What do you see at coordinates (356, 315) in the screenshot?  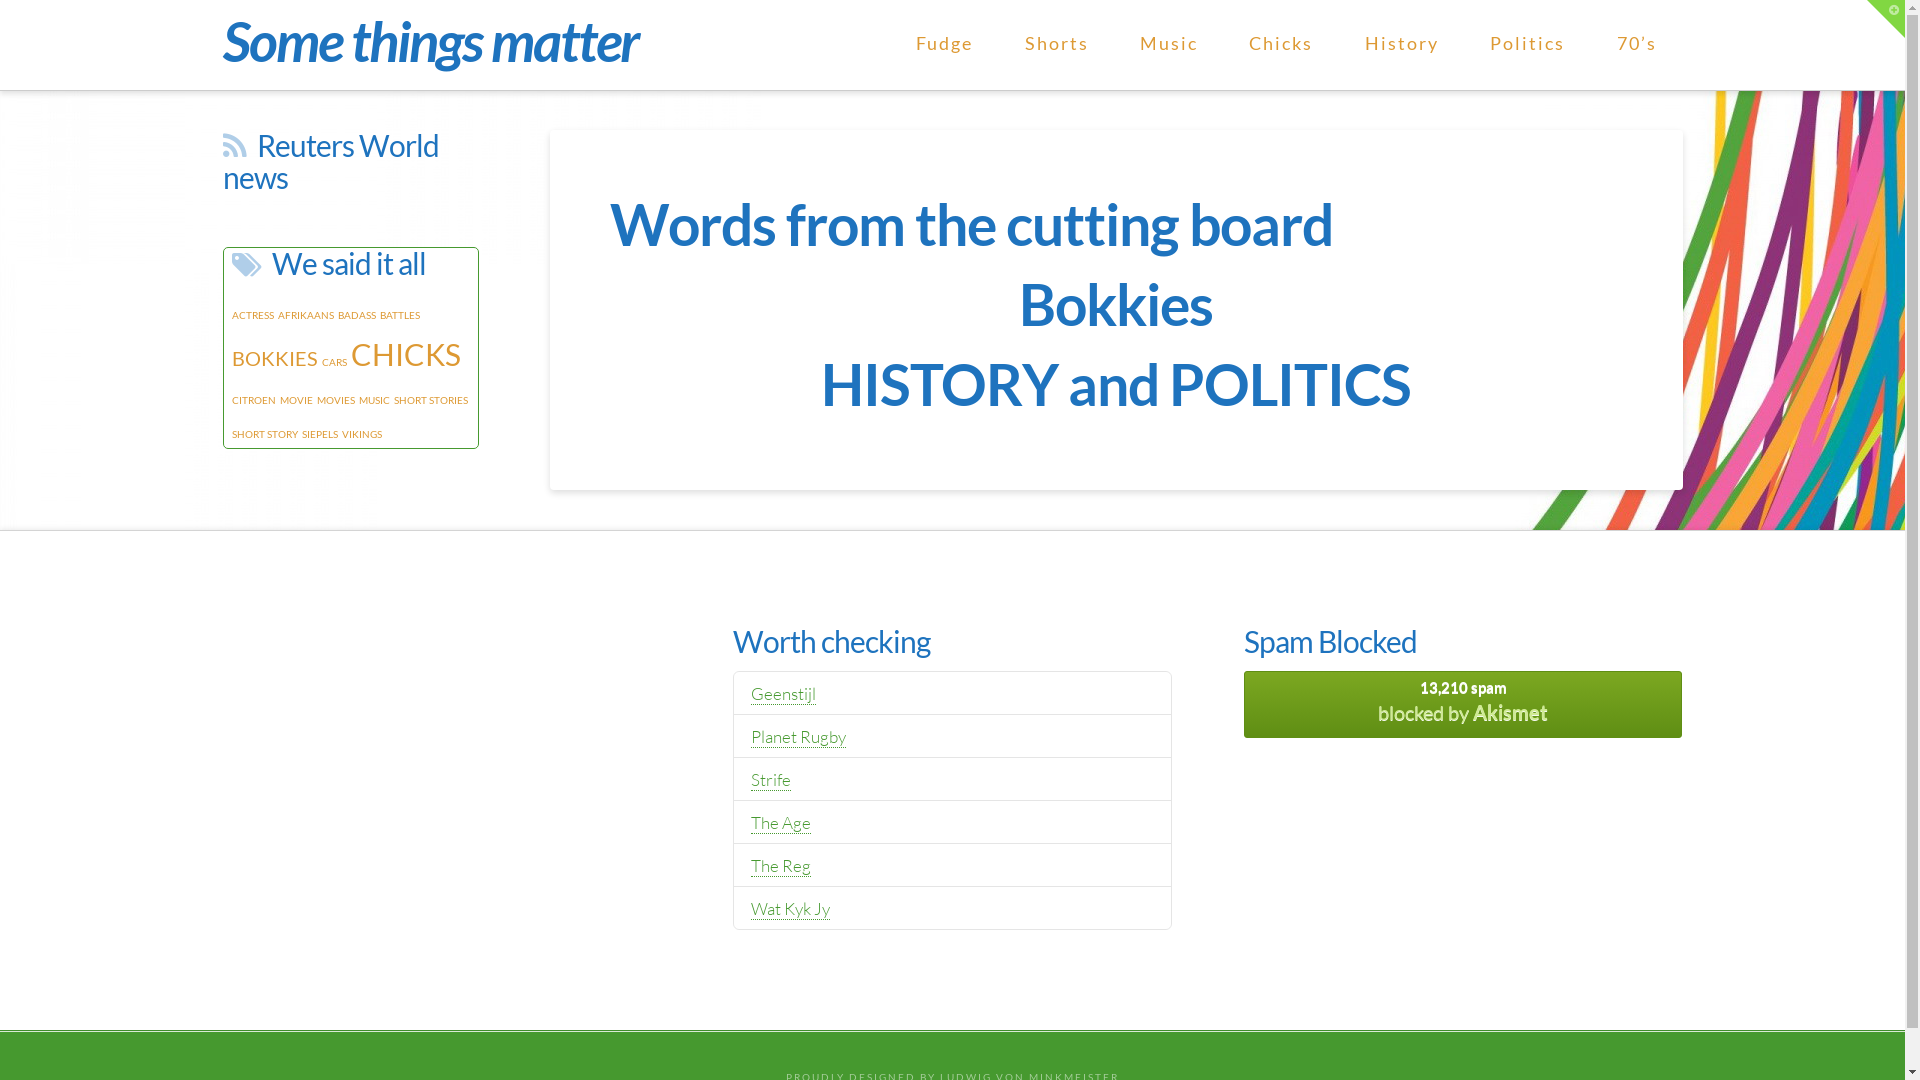 I see `'BADASS'` at bounding box center [356, 315].